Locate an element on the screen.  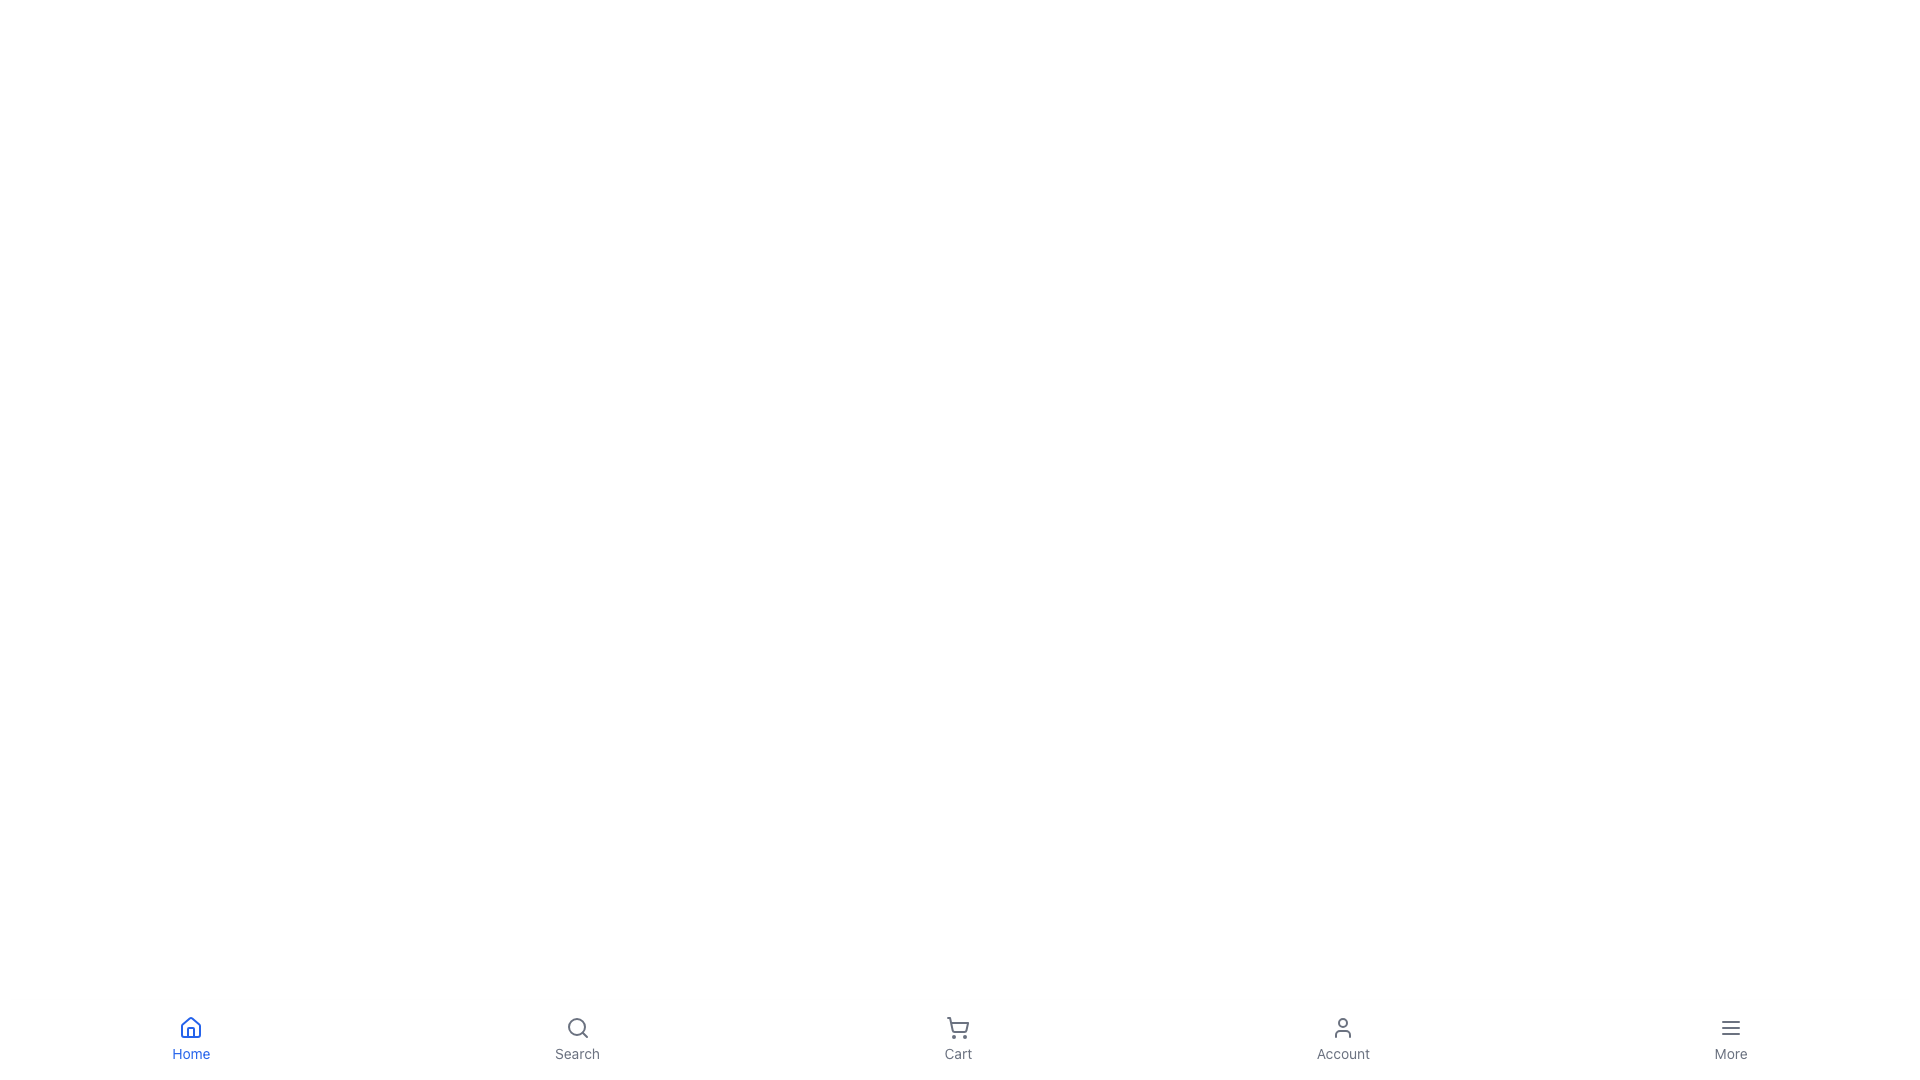
the 'Cart' text label located below the shopping cart icon in the navigation bar is located at coordinates (957, 1052).